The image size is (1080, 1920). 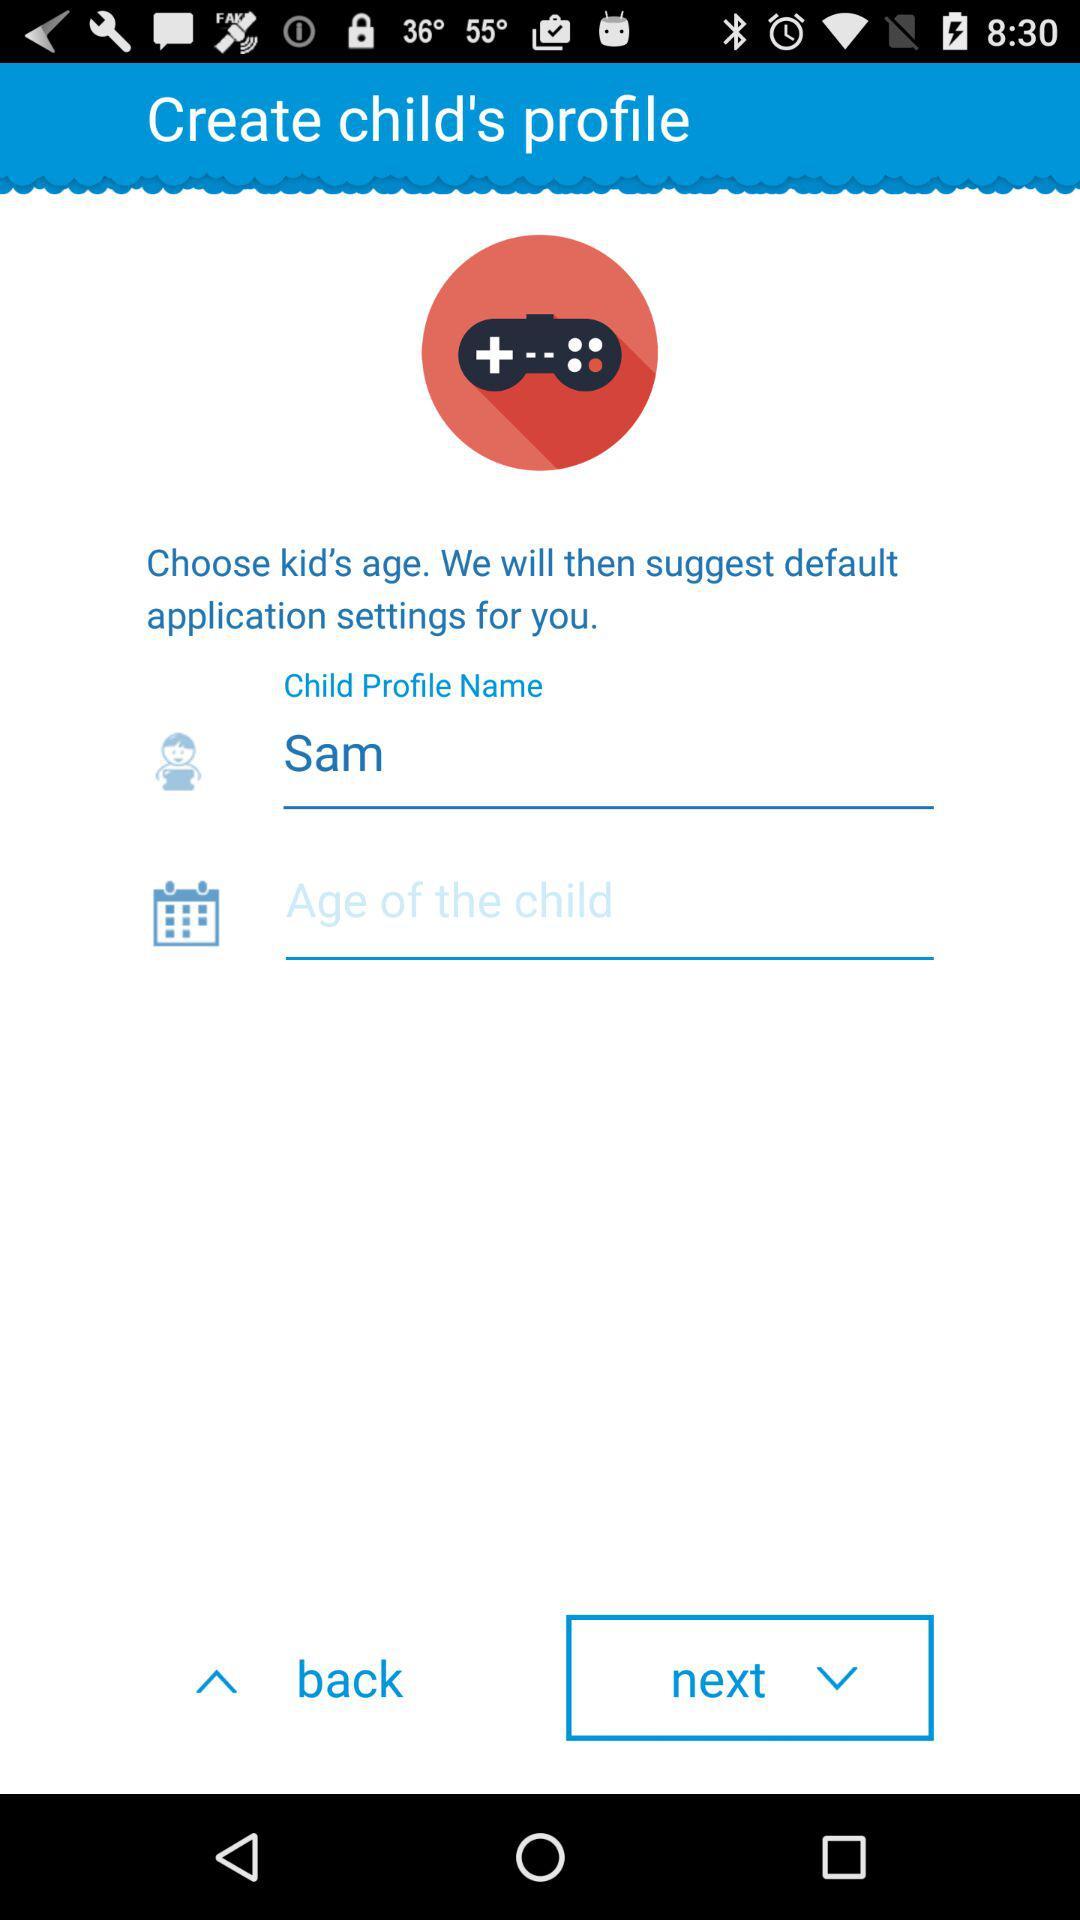 I want to click on the icon below choose kid s icon, so click(x=540, y=745).